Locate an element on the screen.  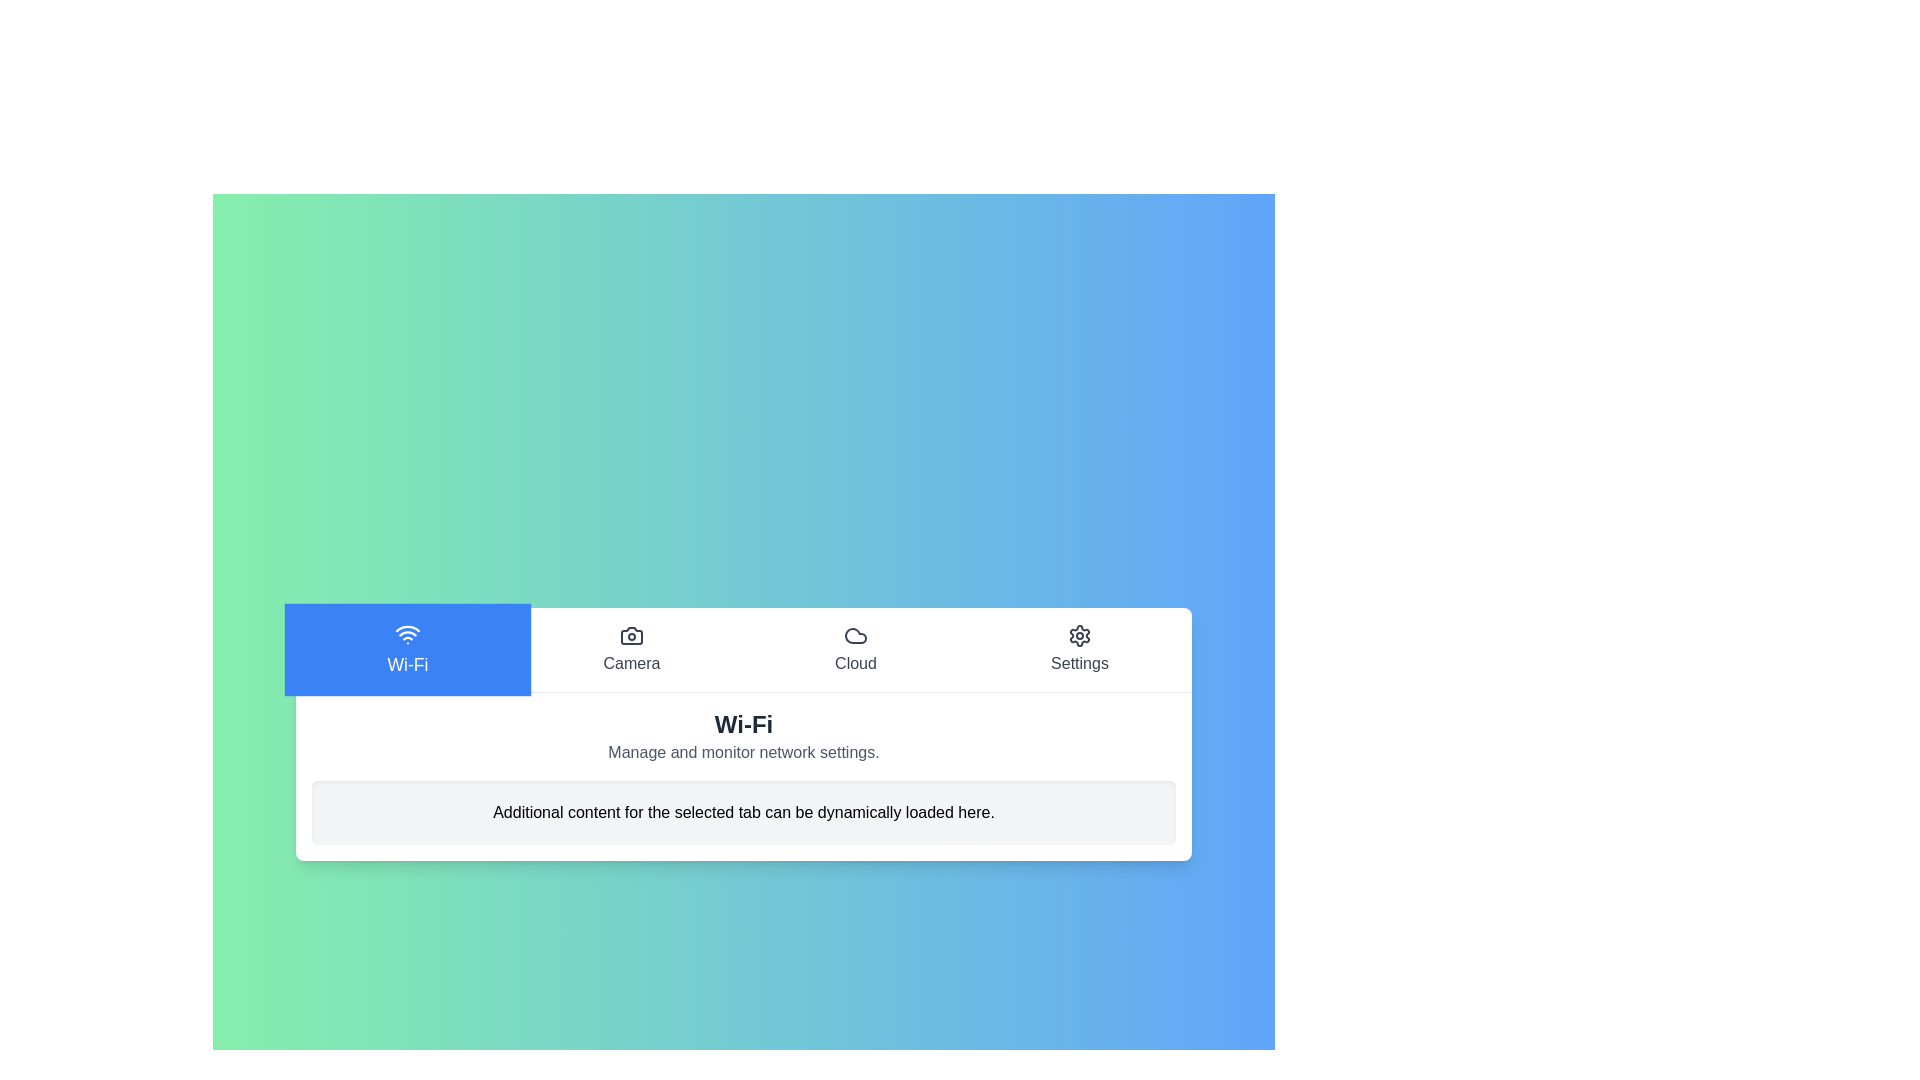
the tab labeled 'Wi-Fi' to view its description is located at coordinates (407, 649).